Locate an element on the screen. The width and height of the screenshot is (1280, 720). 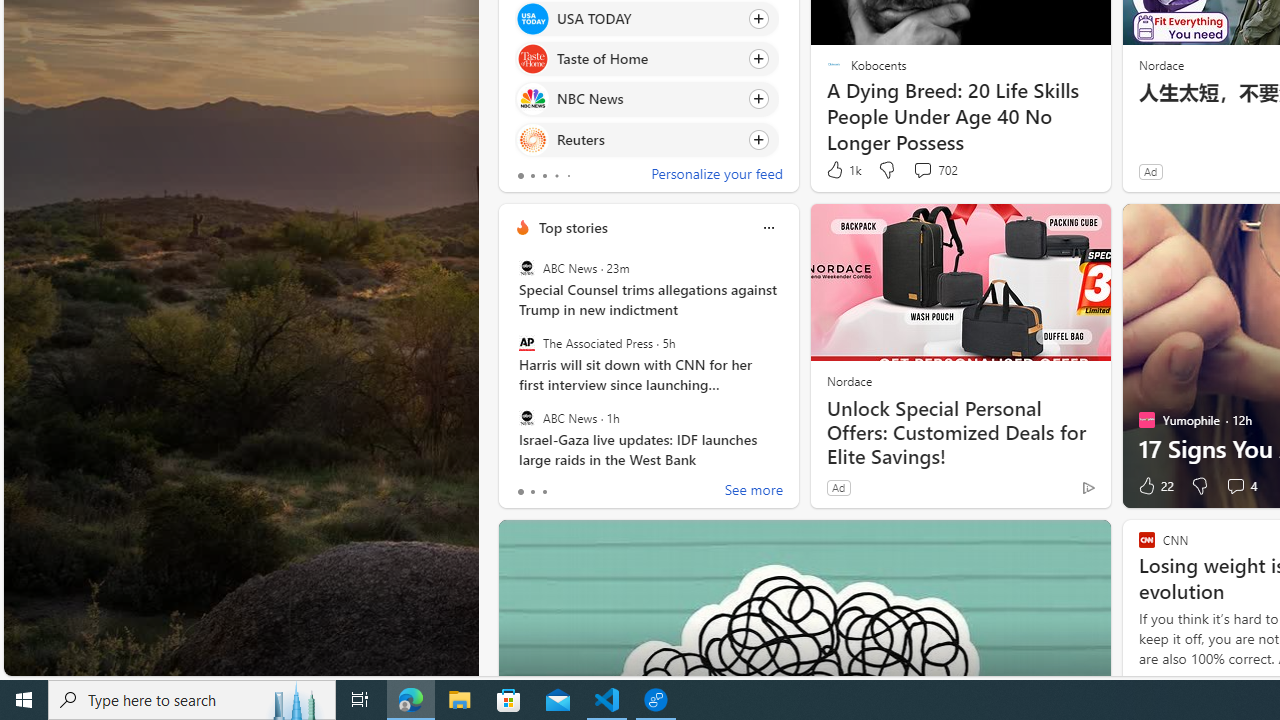
'22 Like' is located at coordinates (1154, 486).